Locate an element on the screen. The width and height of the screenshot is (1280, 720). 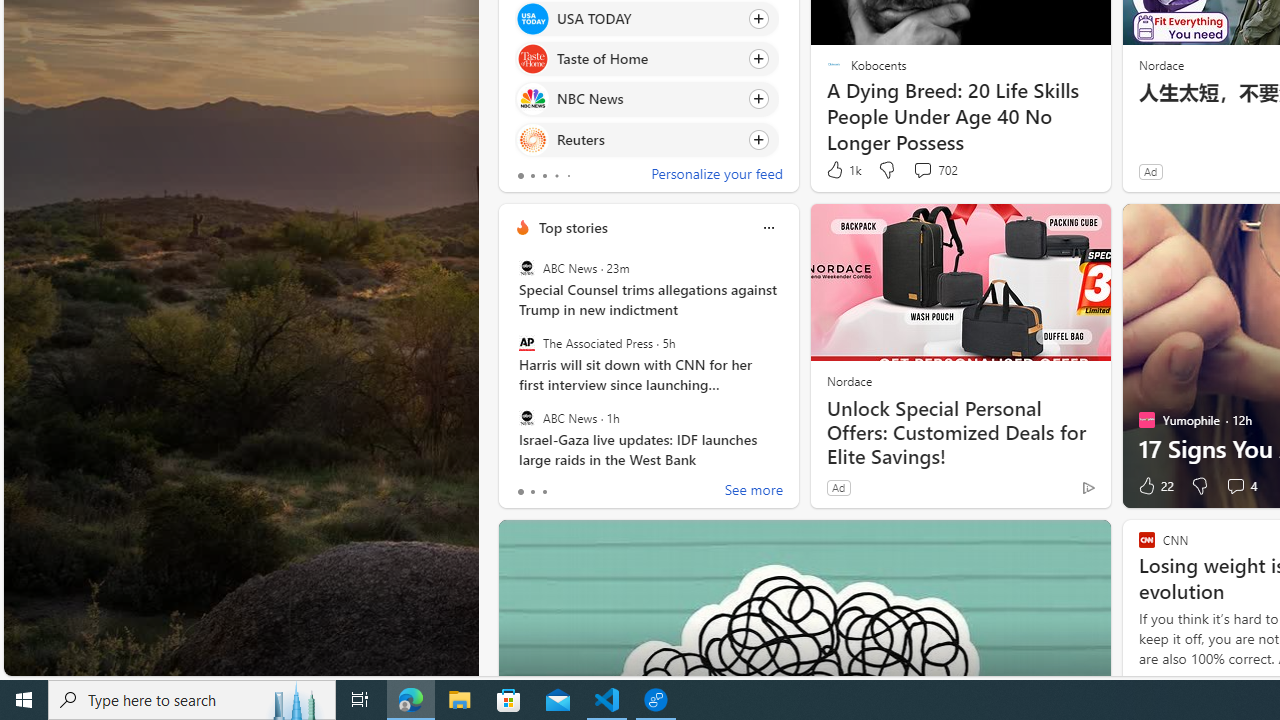
'22 Like' is located at coordinates (1154, 486).